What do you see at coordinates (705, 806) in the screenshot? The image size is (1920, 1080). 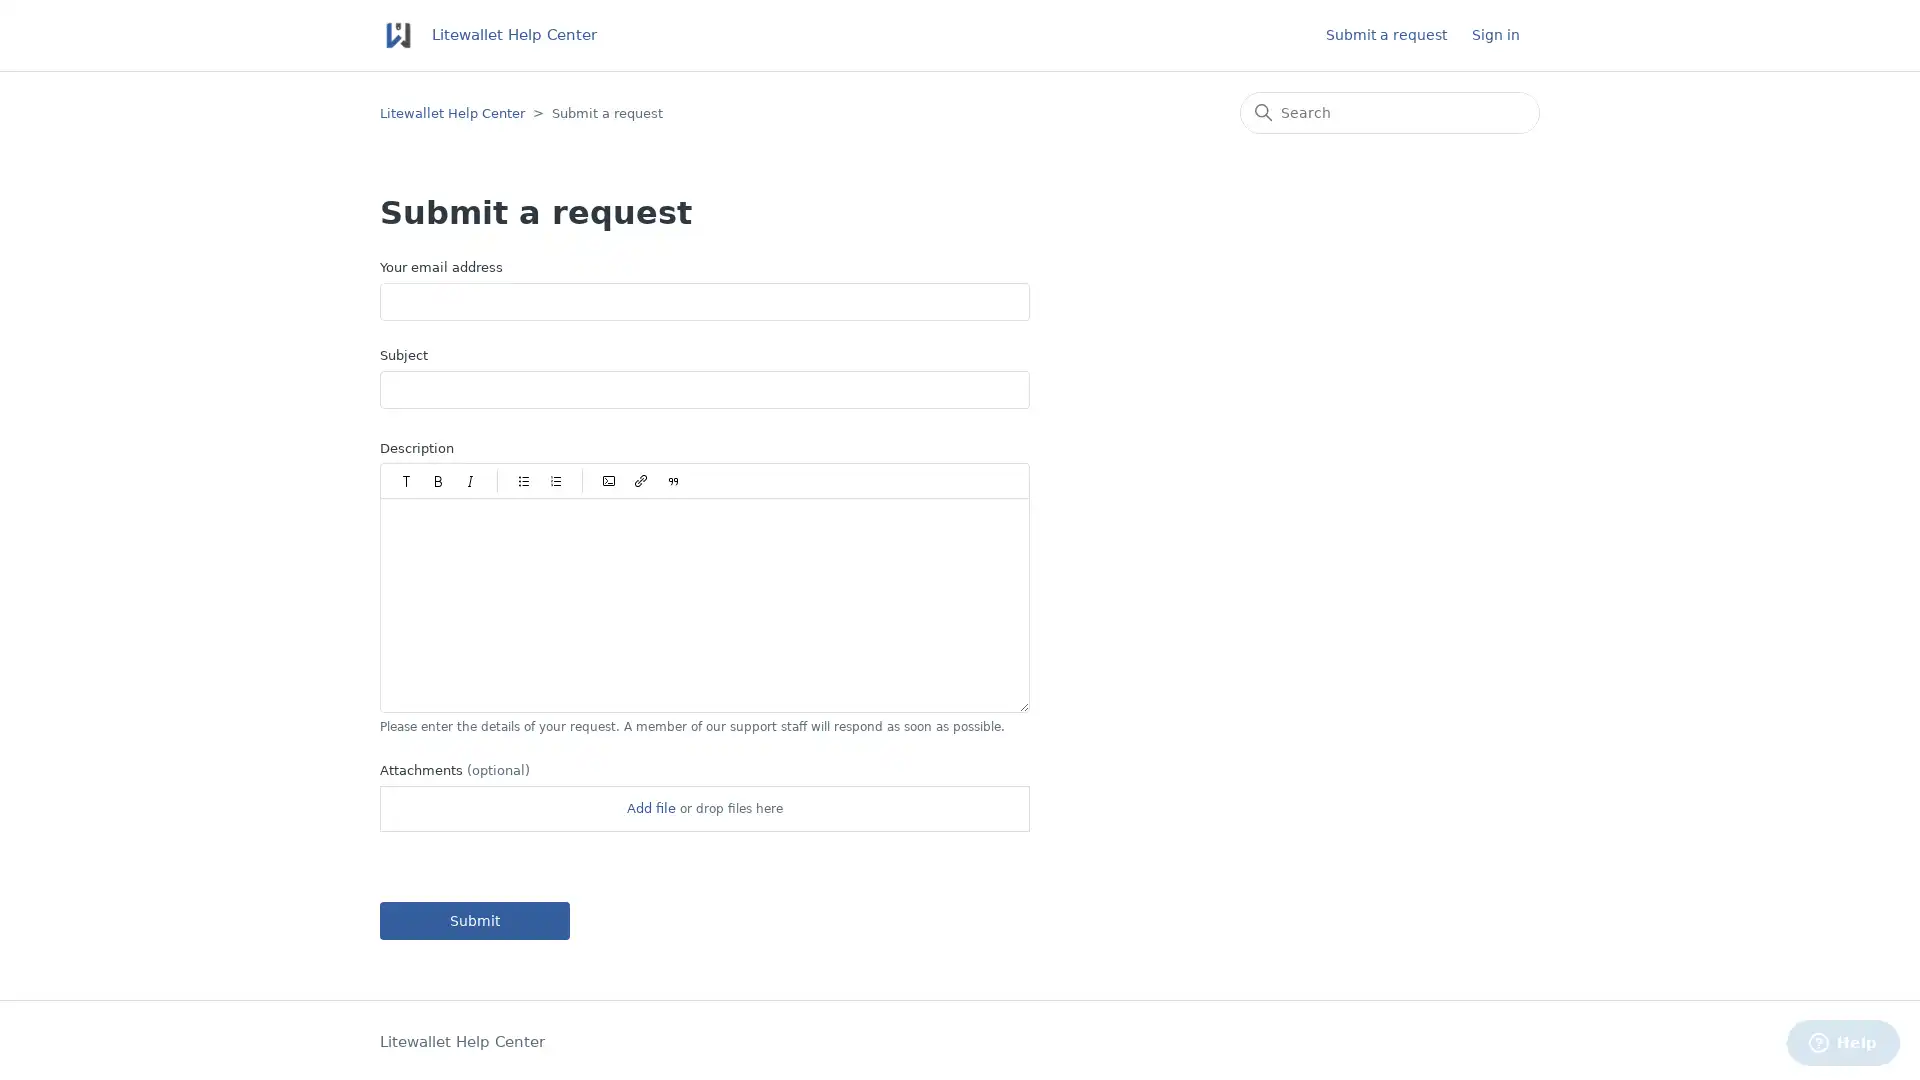 I see `Attachments(optional)` at bounding box center [705, 806].